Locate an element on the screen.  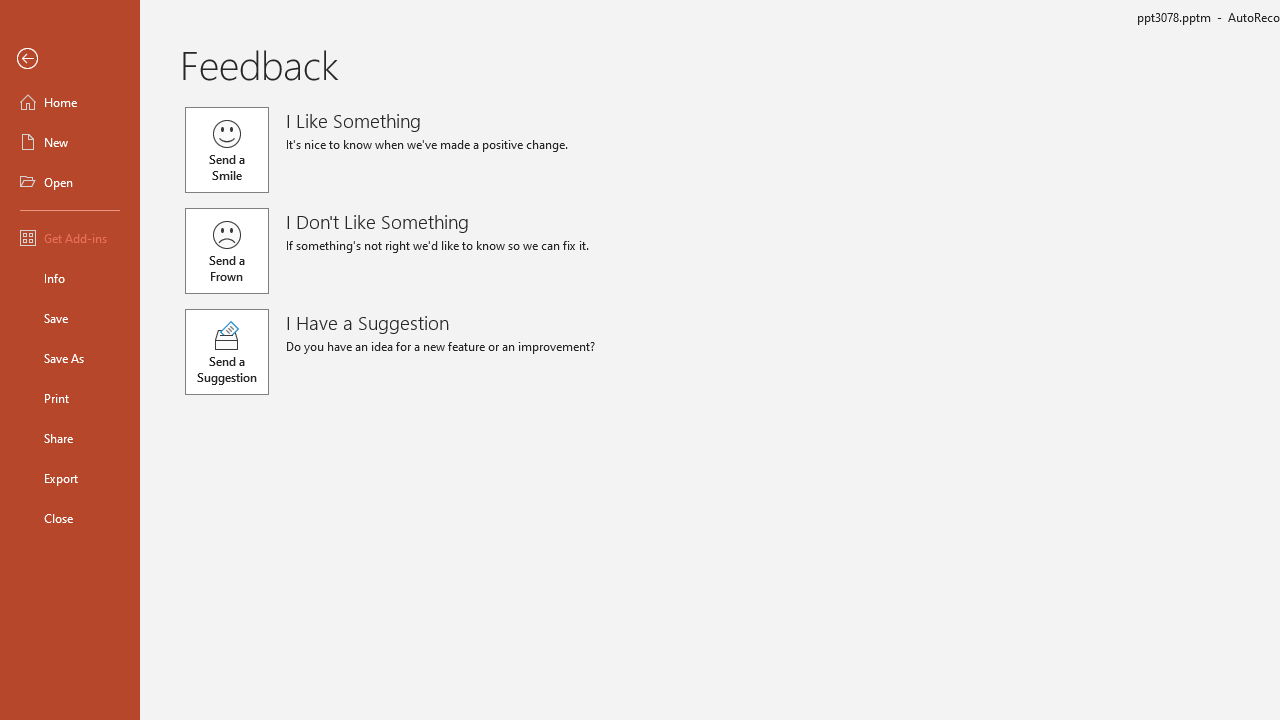
'Back' is located at coordinates (69, 58).